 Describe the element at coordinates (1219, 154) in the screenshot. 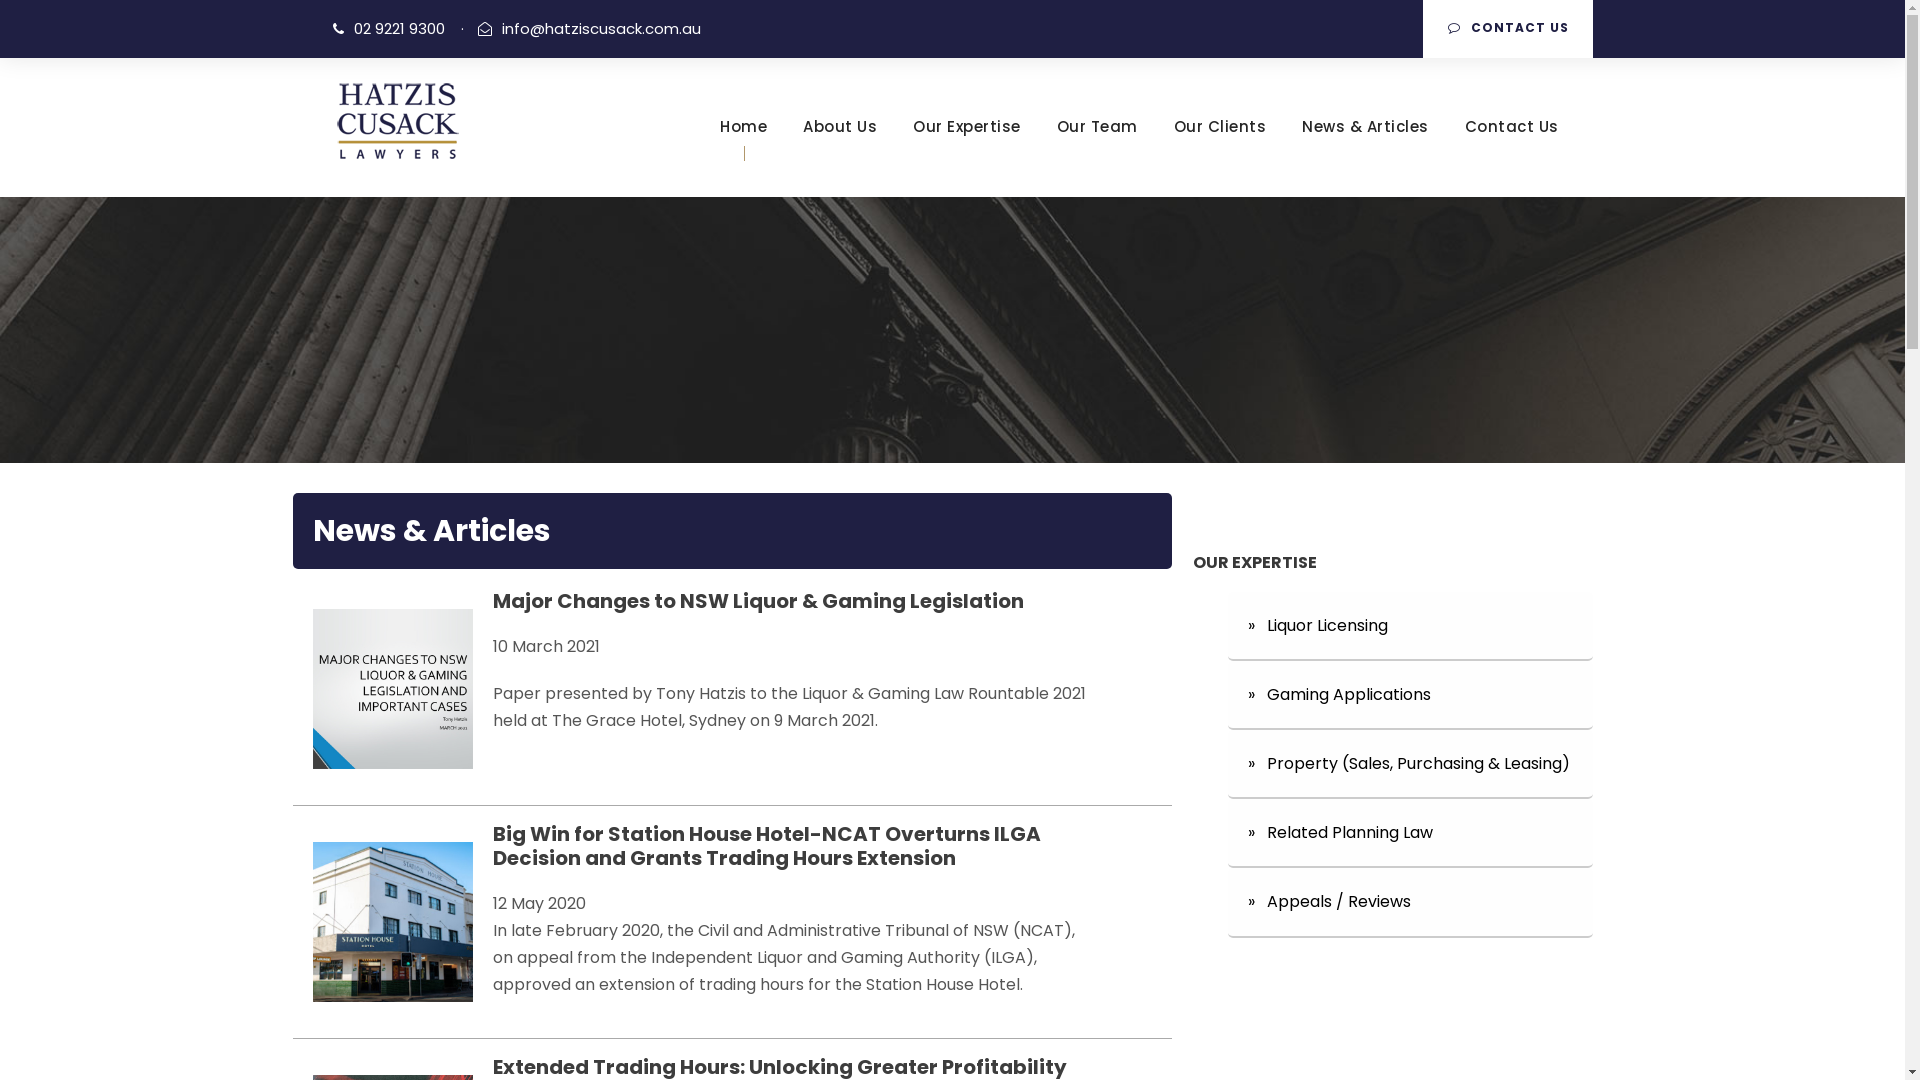

I see `'Our Clients'` at that location.